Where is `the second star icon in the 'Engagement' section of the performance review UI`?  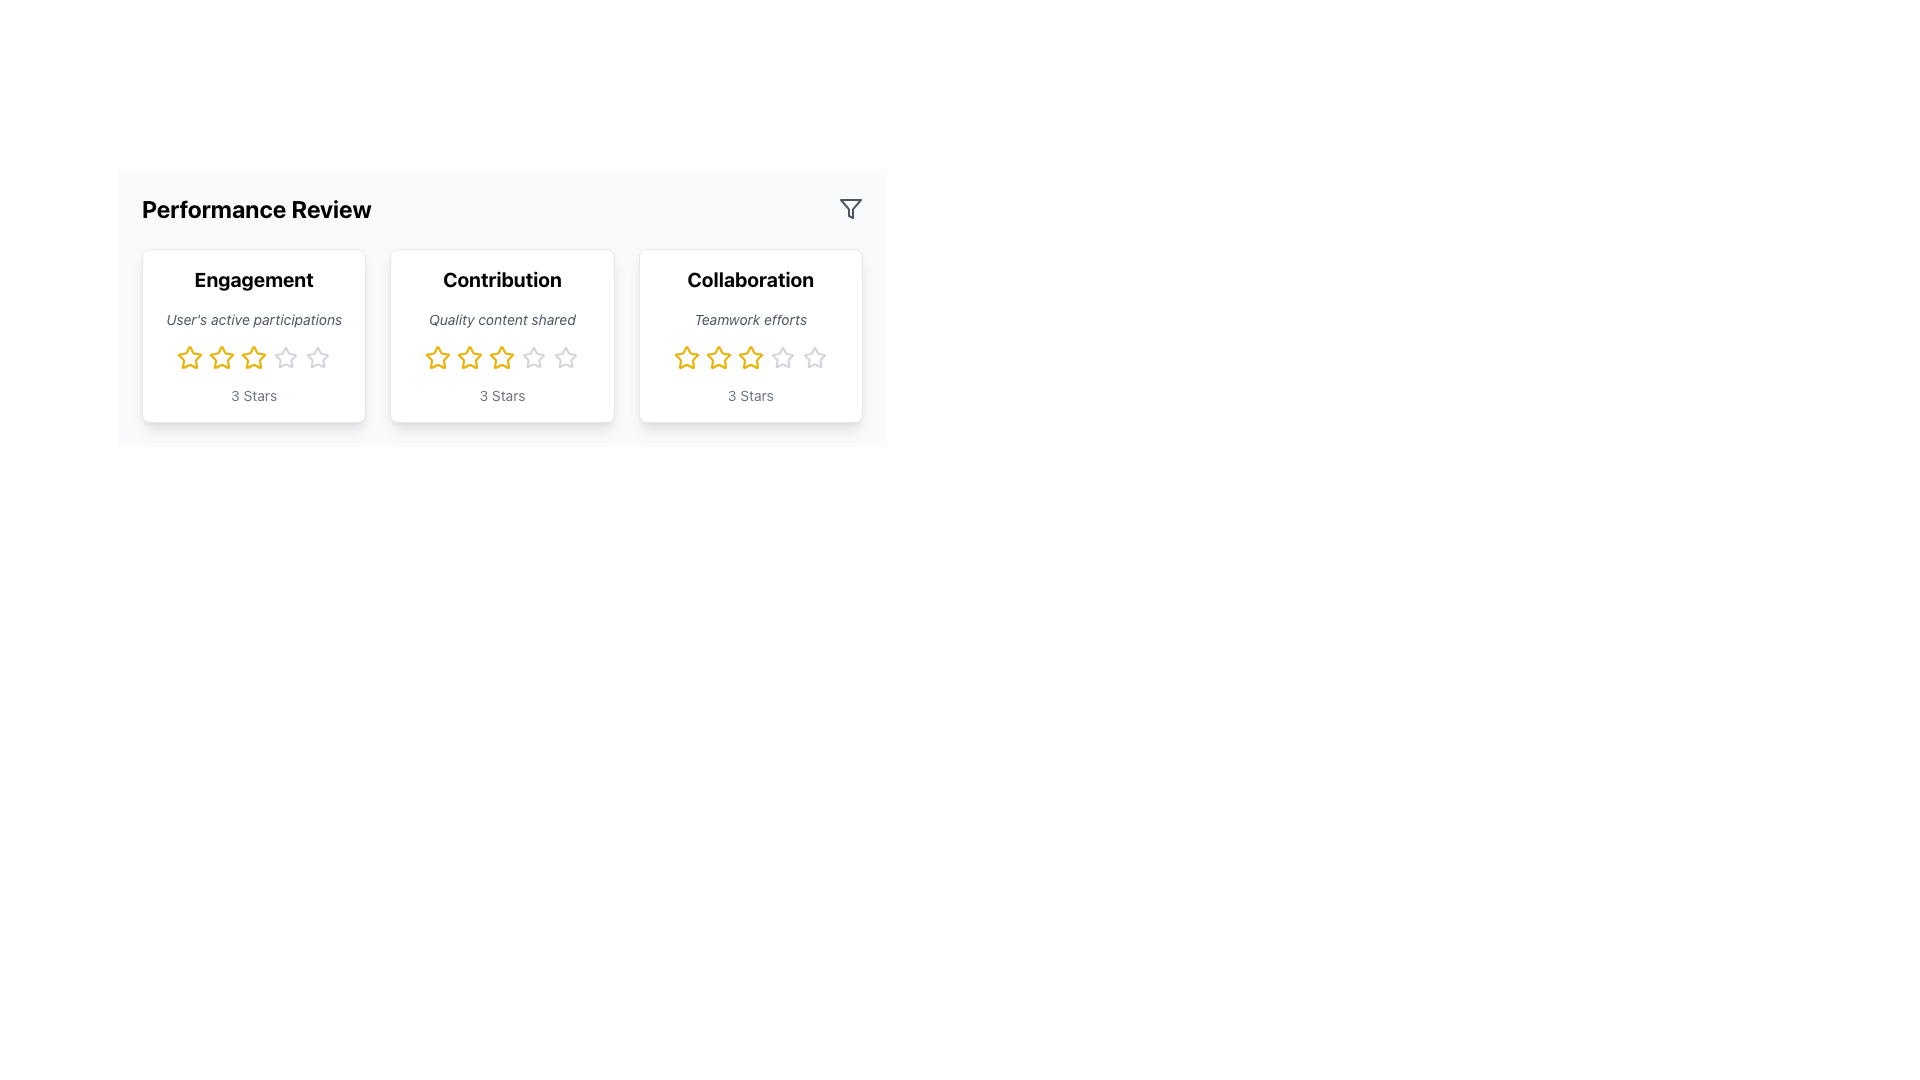
the second star icon in the 'Engagement' section of the performance review UI is located at coordinates (253, 356).